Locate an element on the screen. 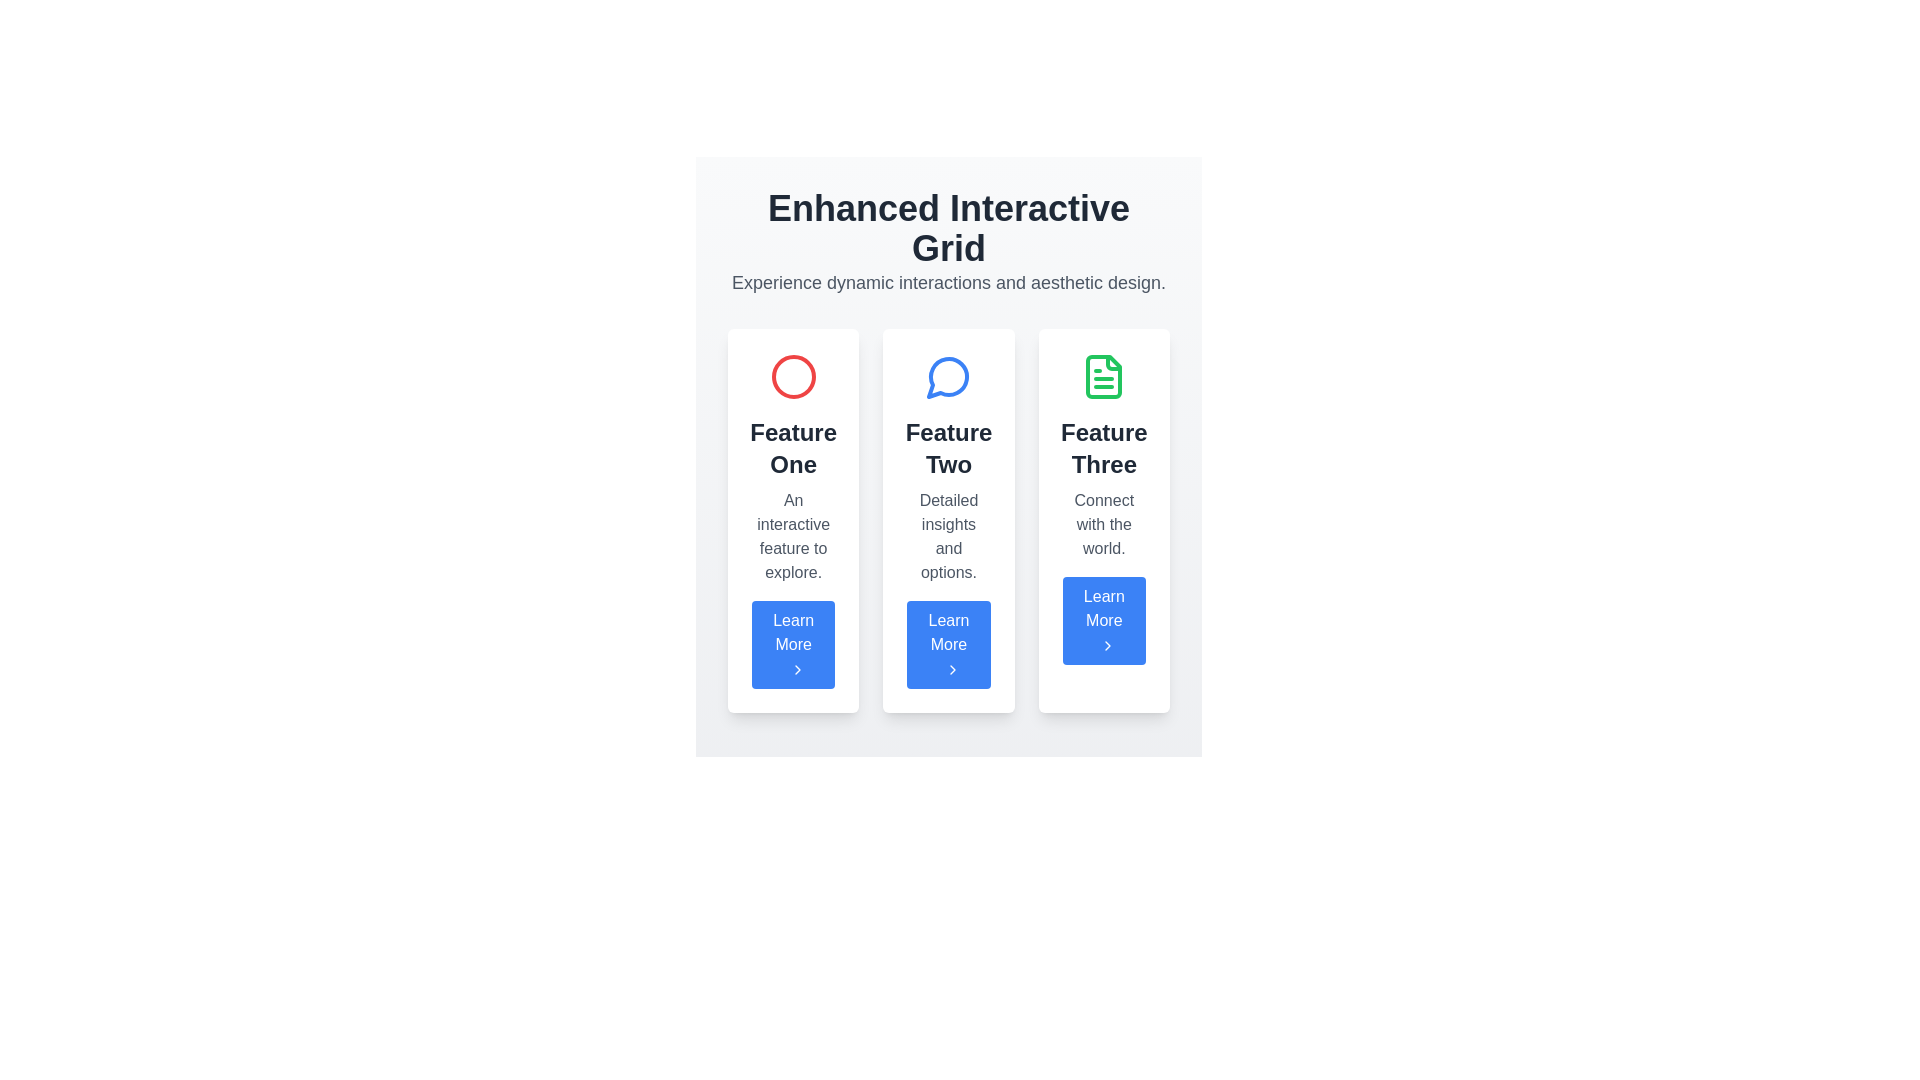  the call-to-action button located at the bottom of the 'Feature Three' card is located at coordinates (1103, 620).